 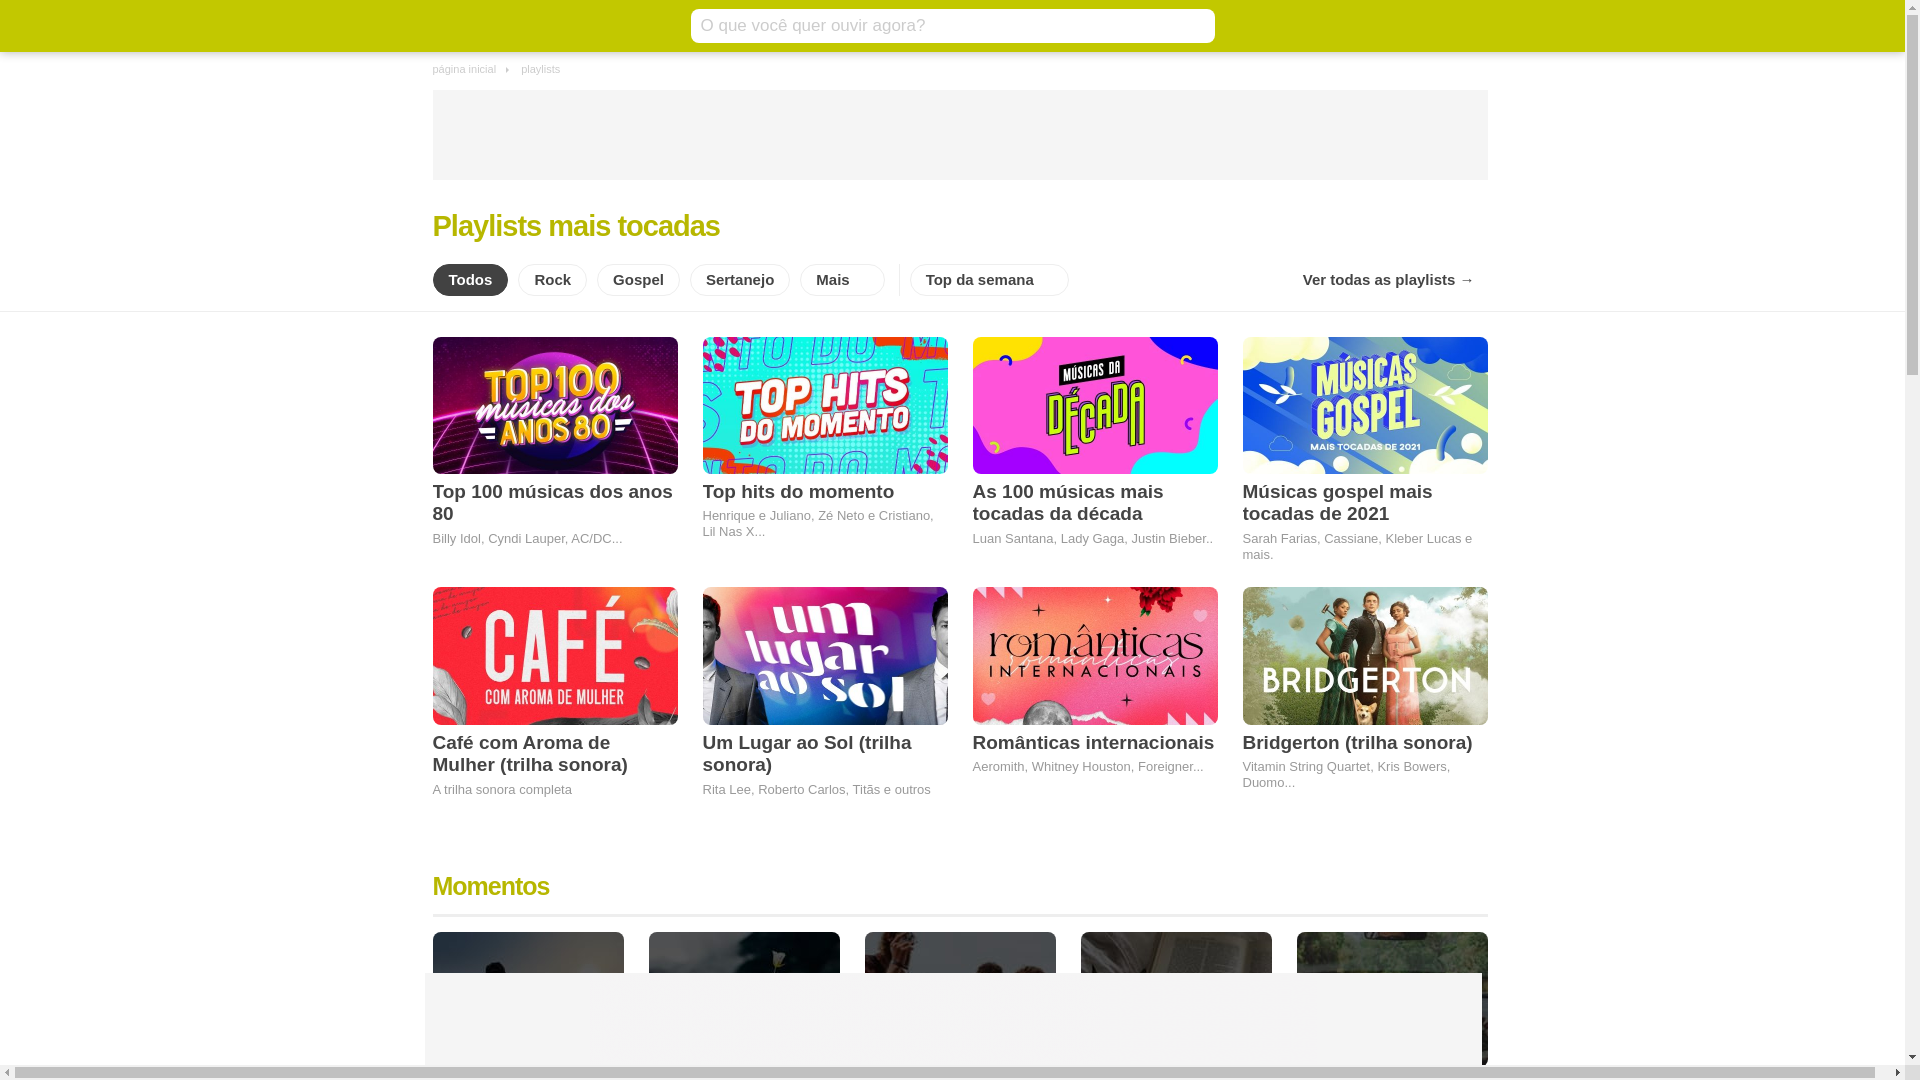 I want to click on 'Romance', so click(x=648, y=999).